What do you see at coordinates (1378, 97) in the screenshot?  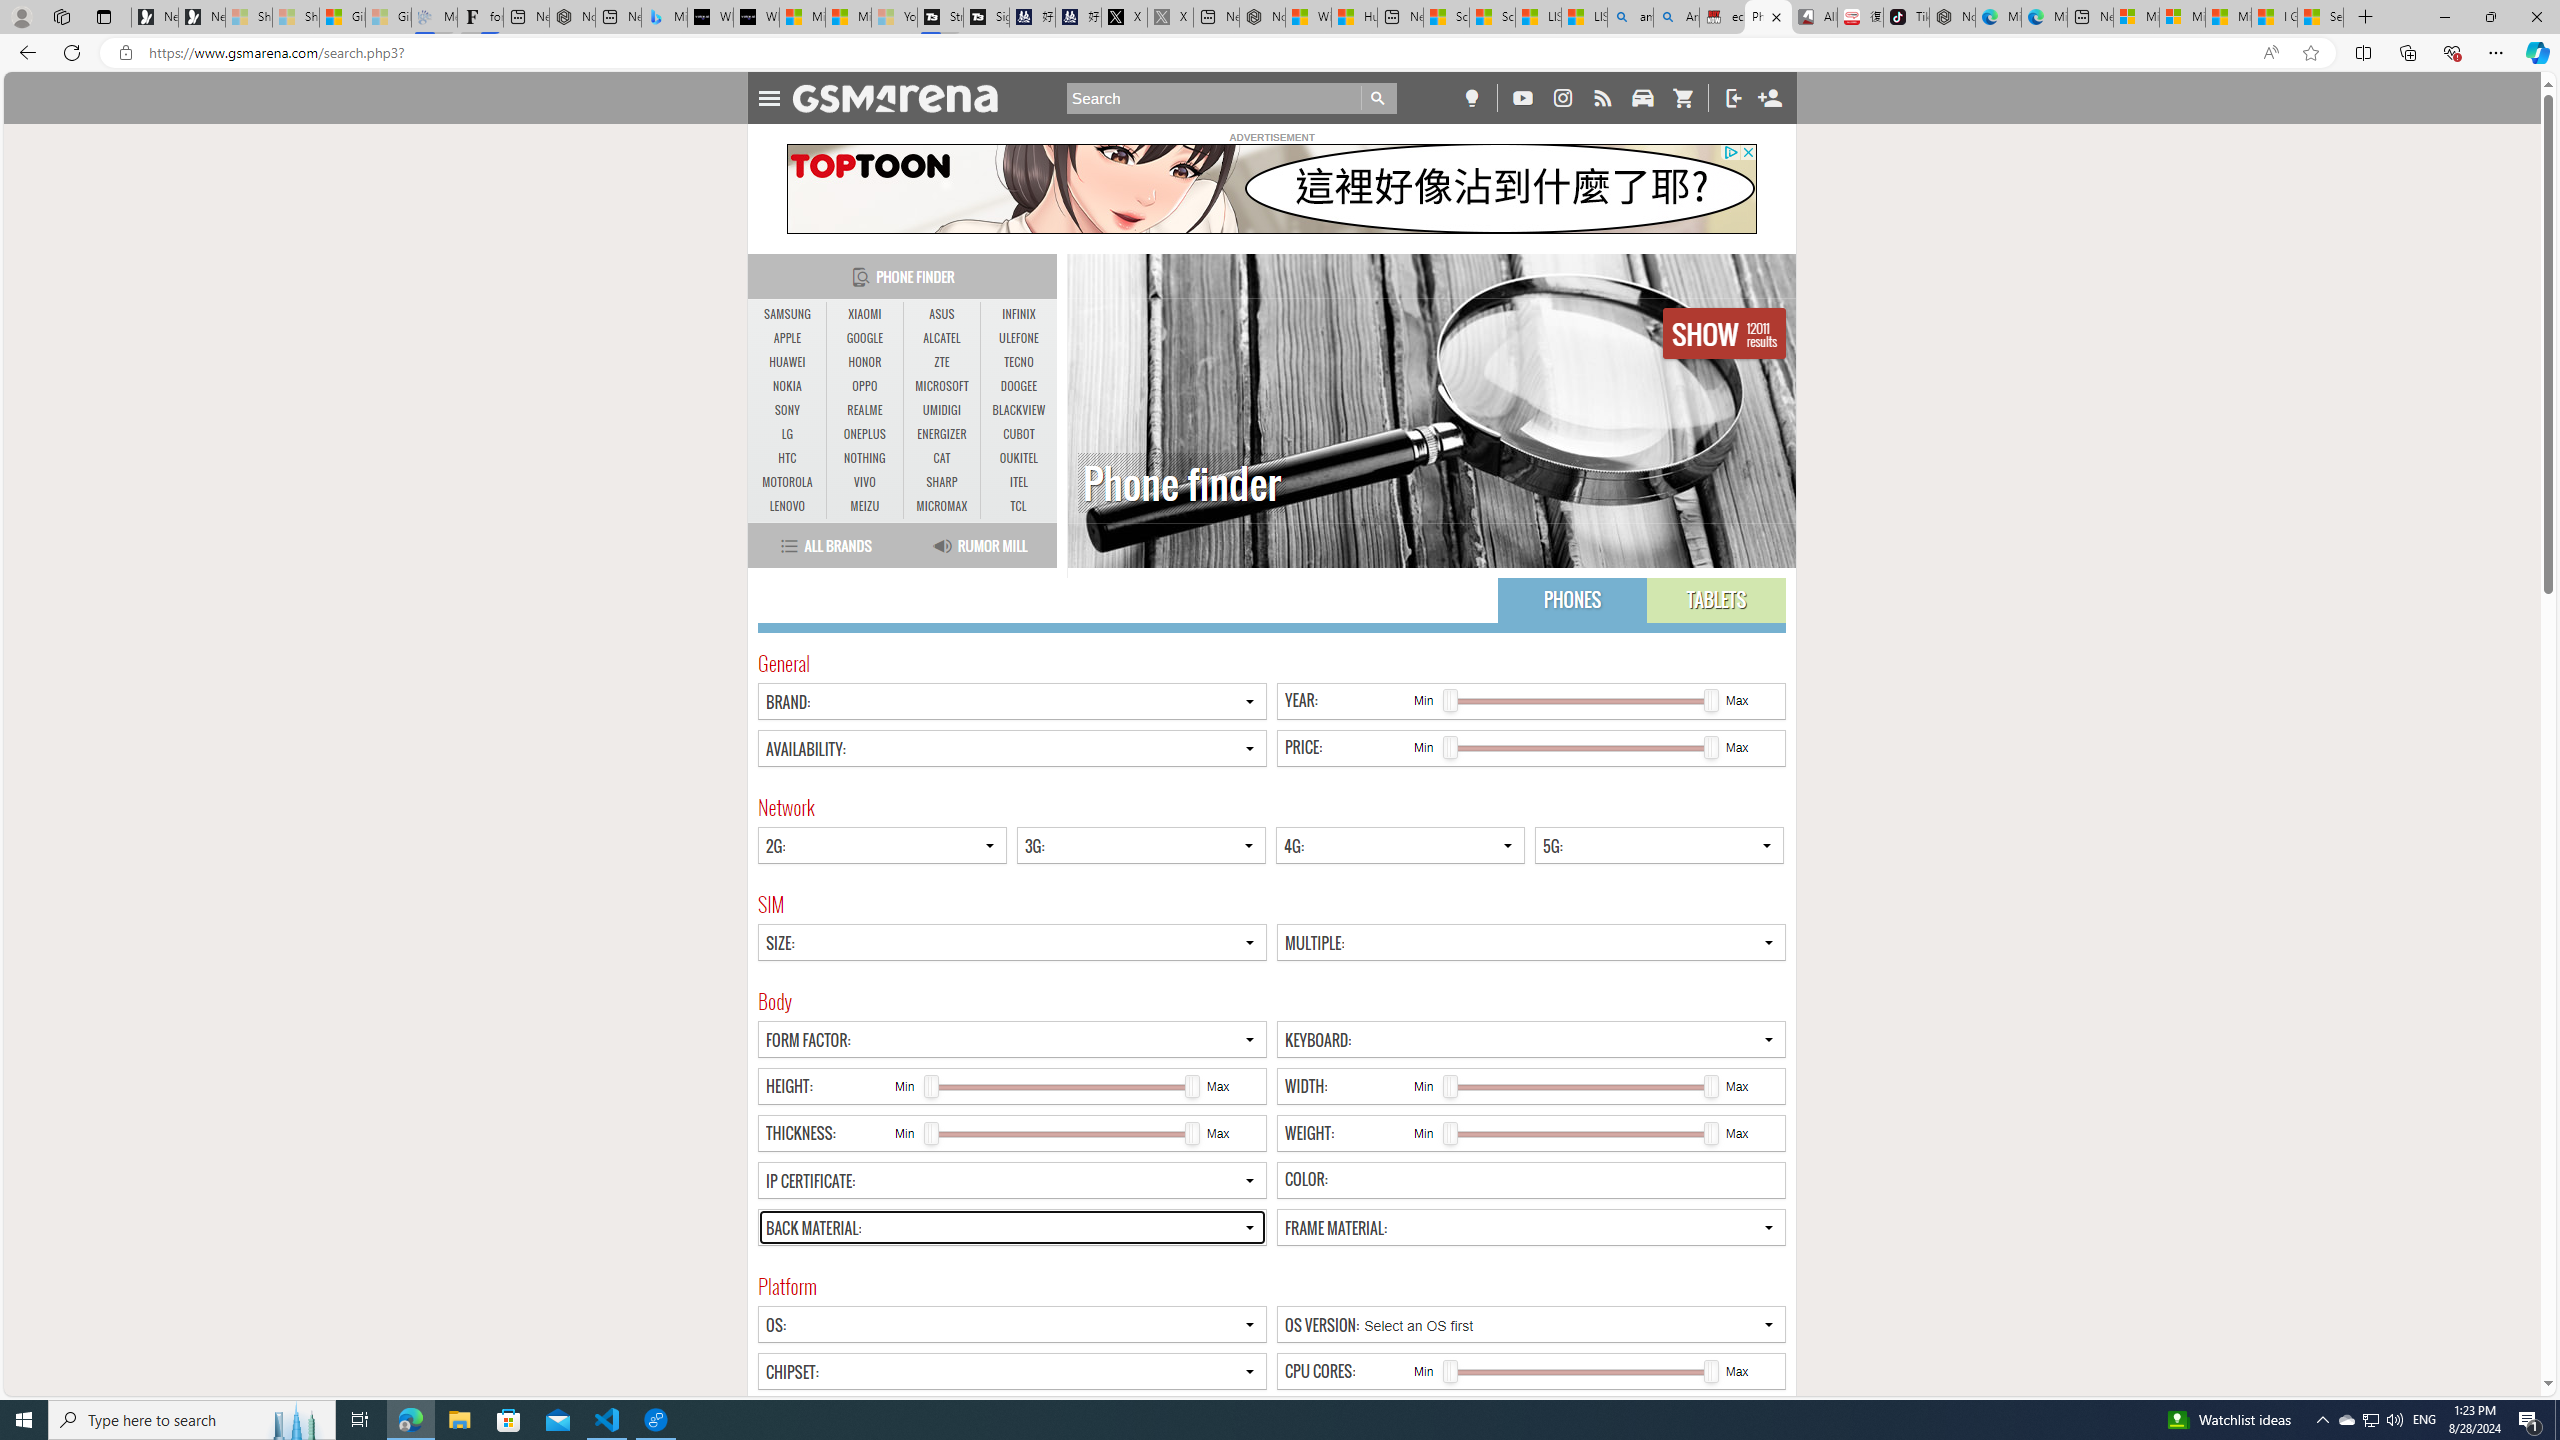 I see `'Go'` at bounding box center [1378, 97].